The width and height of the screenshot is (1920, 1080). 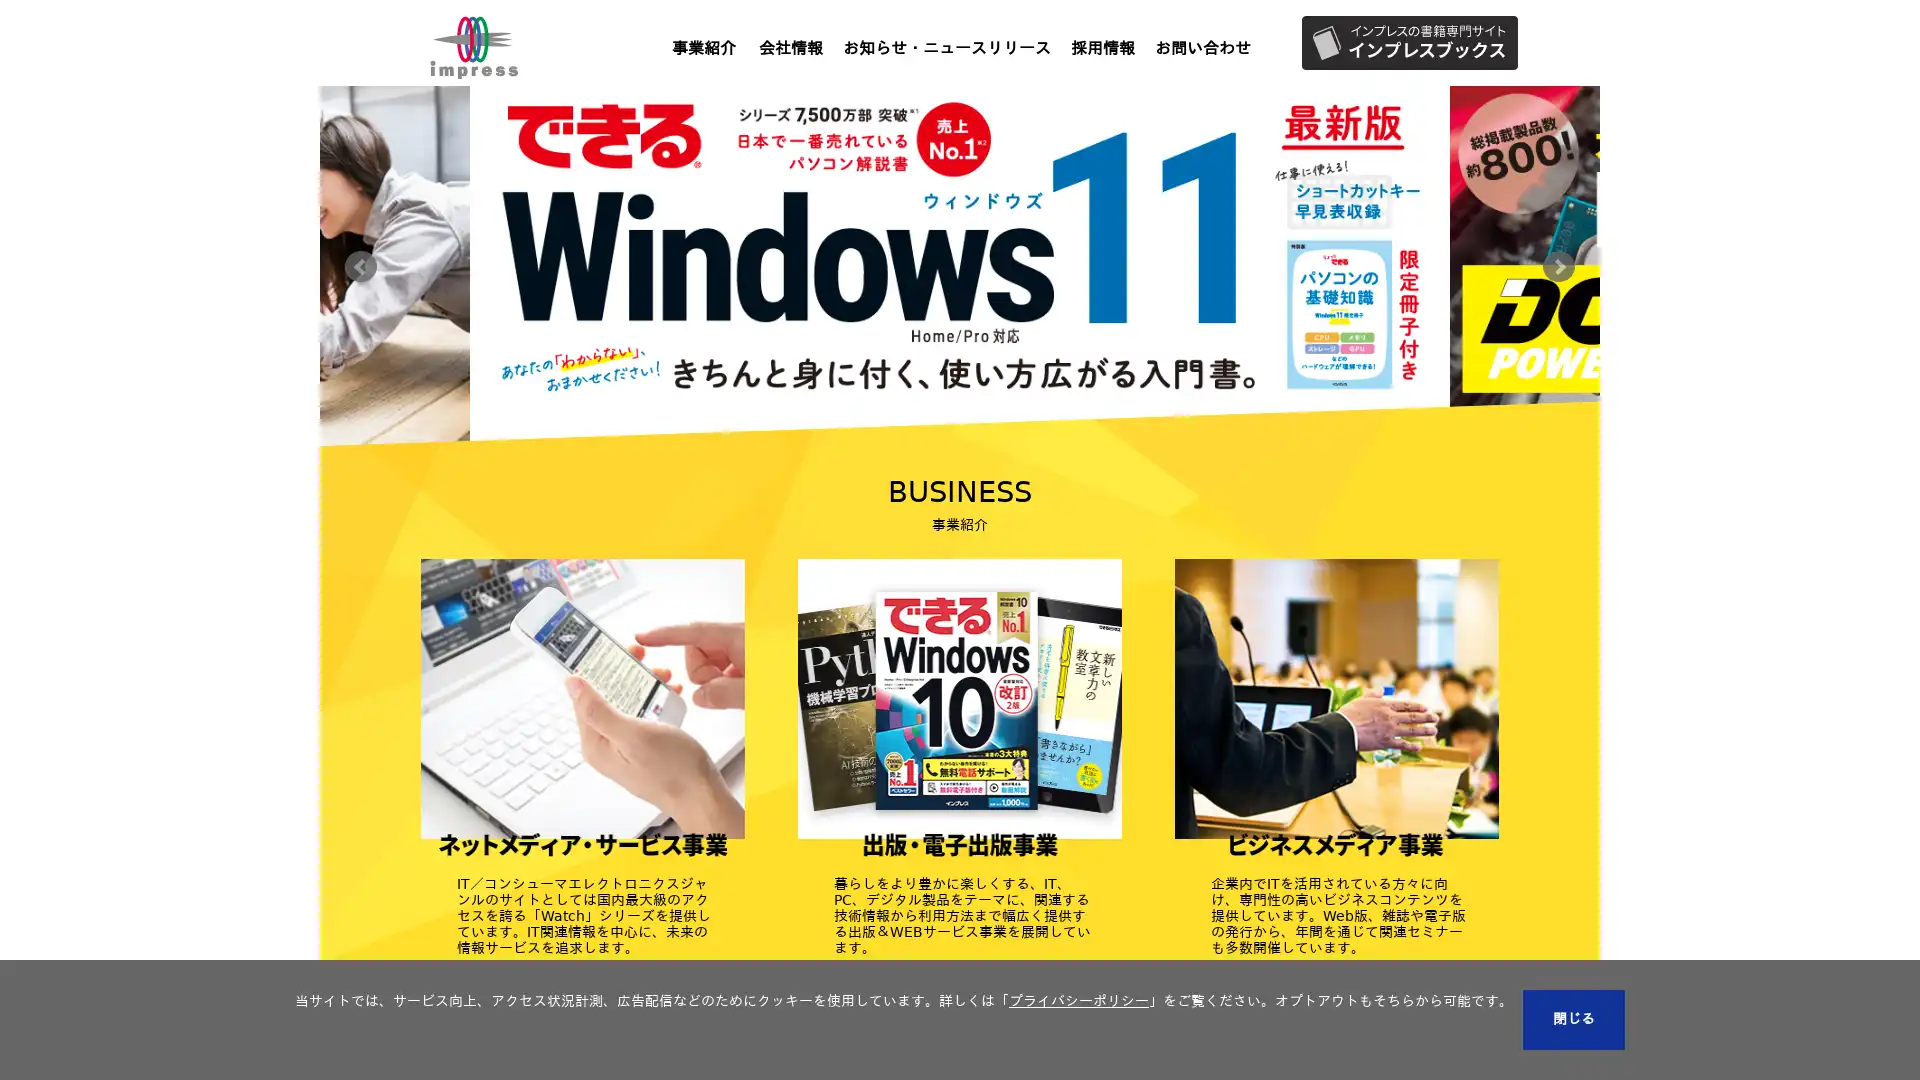 I want to click on a 4, so click(x=989, y=462).